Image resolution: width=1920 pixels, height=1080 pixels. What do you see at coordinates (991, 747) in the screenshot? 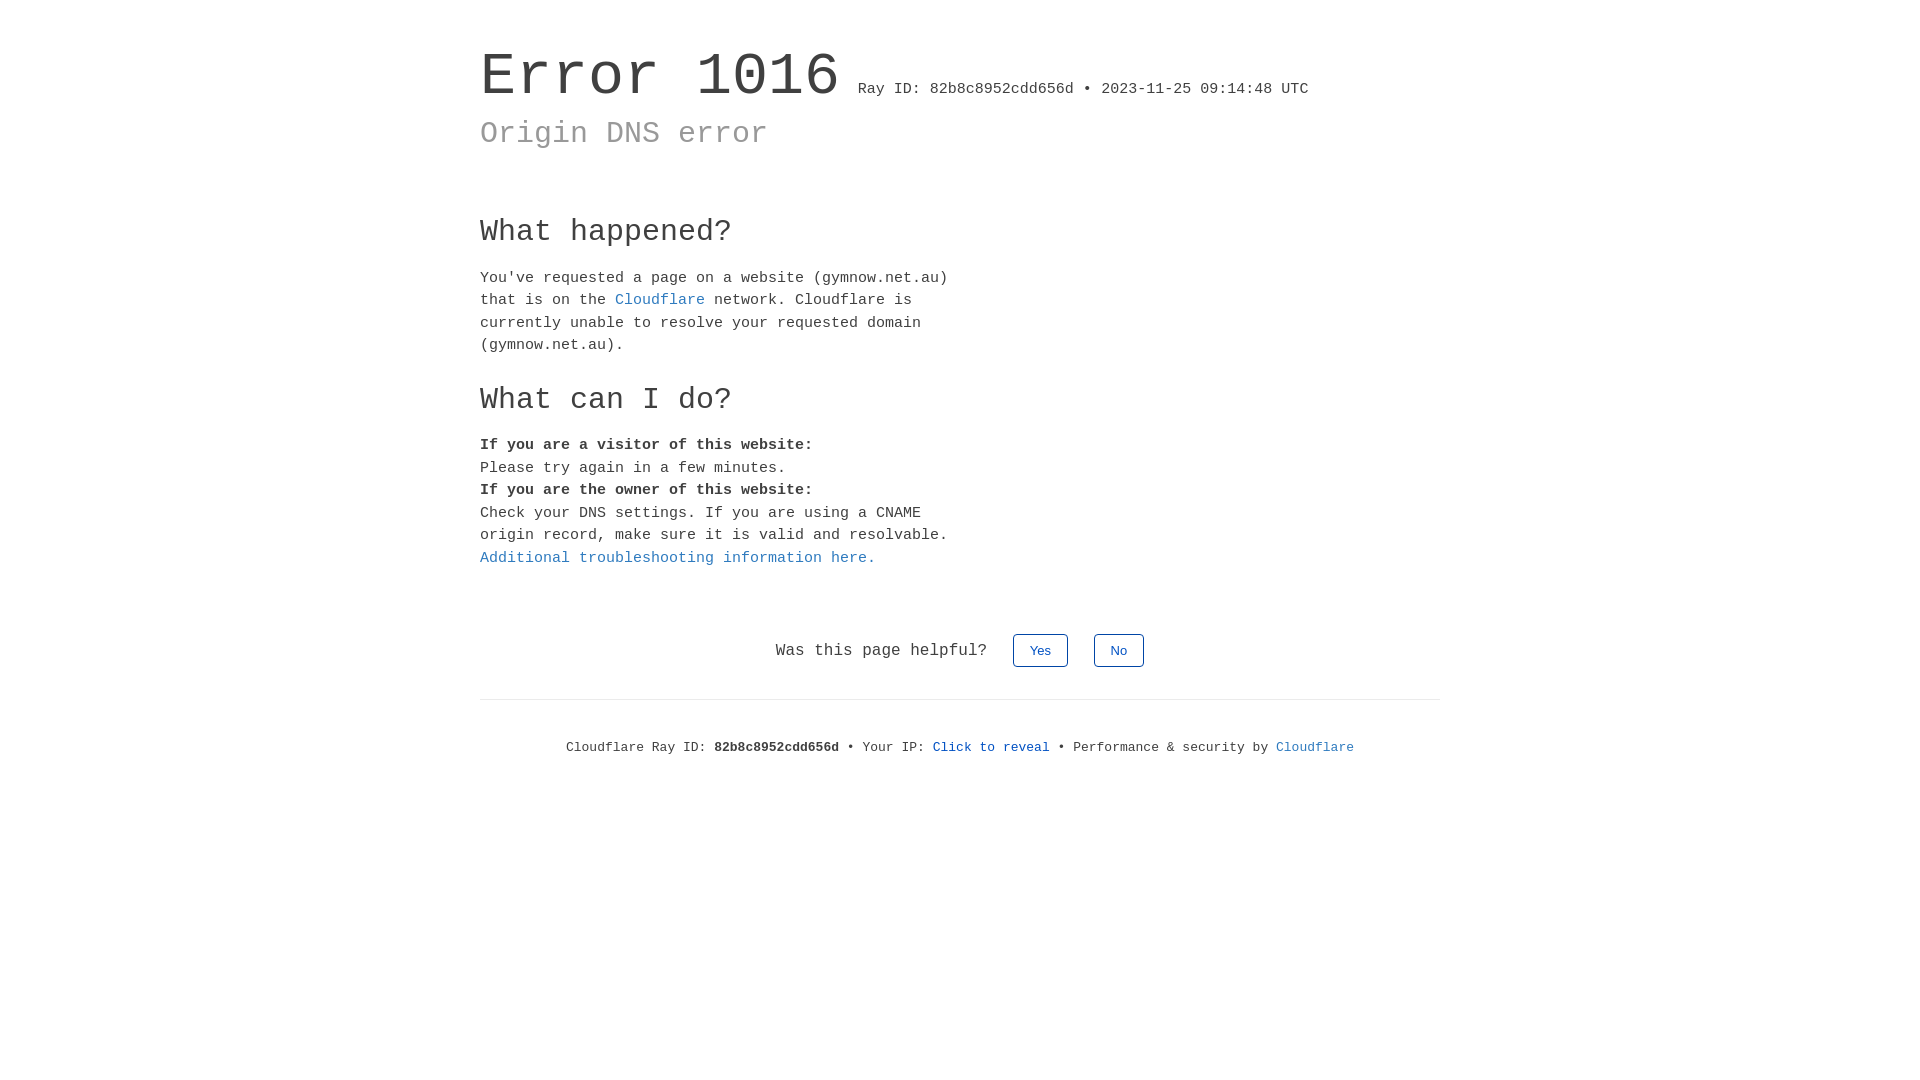
I see `'Click to reveal'` at bounding box center [991, 747].